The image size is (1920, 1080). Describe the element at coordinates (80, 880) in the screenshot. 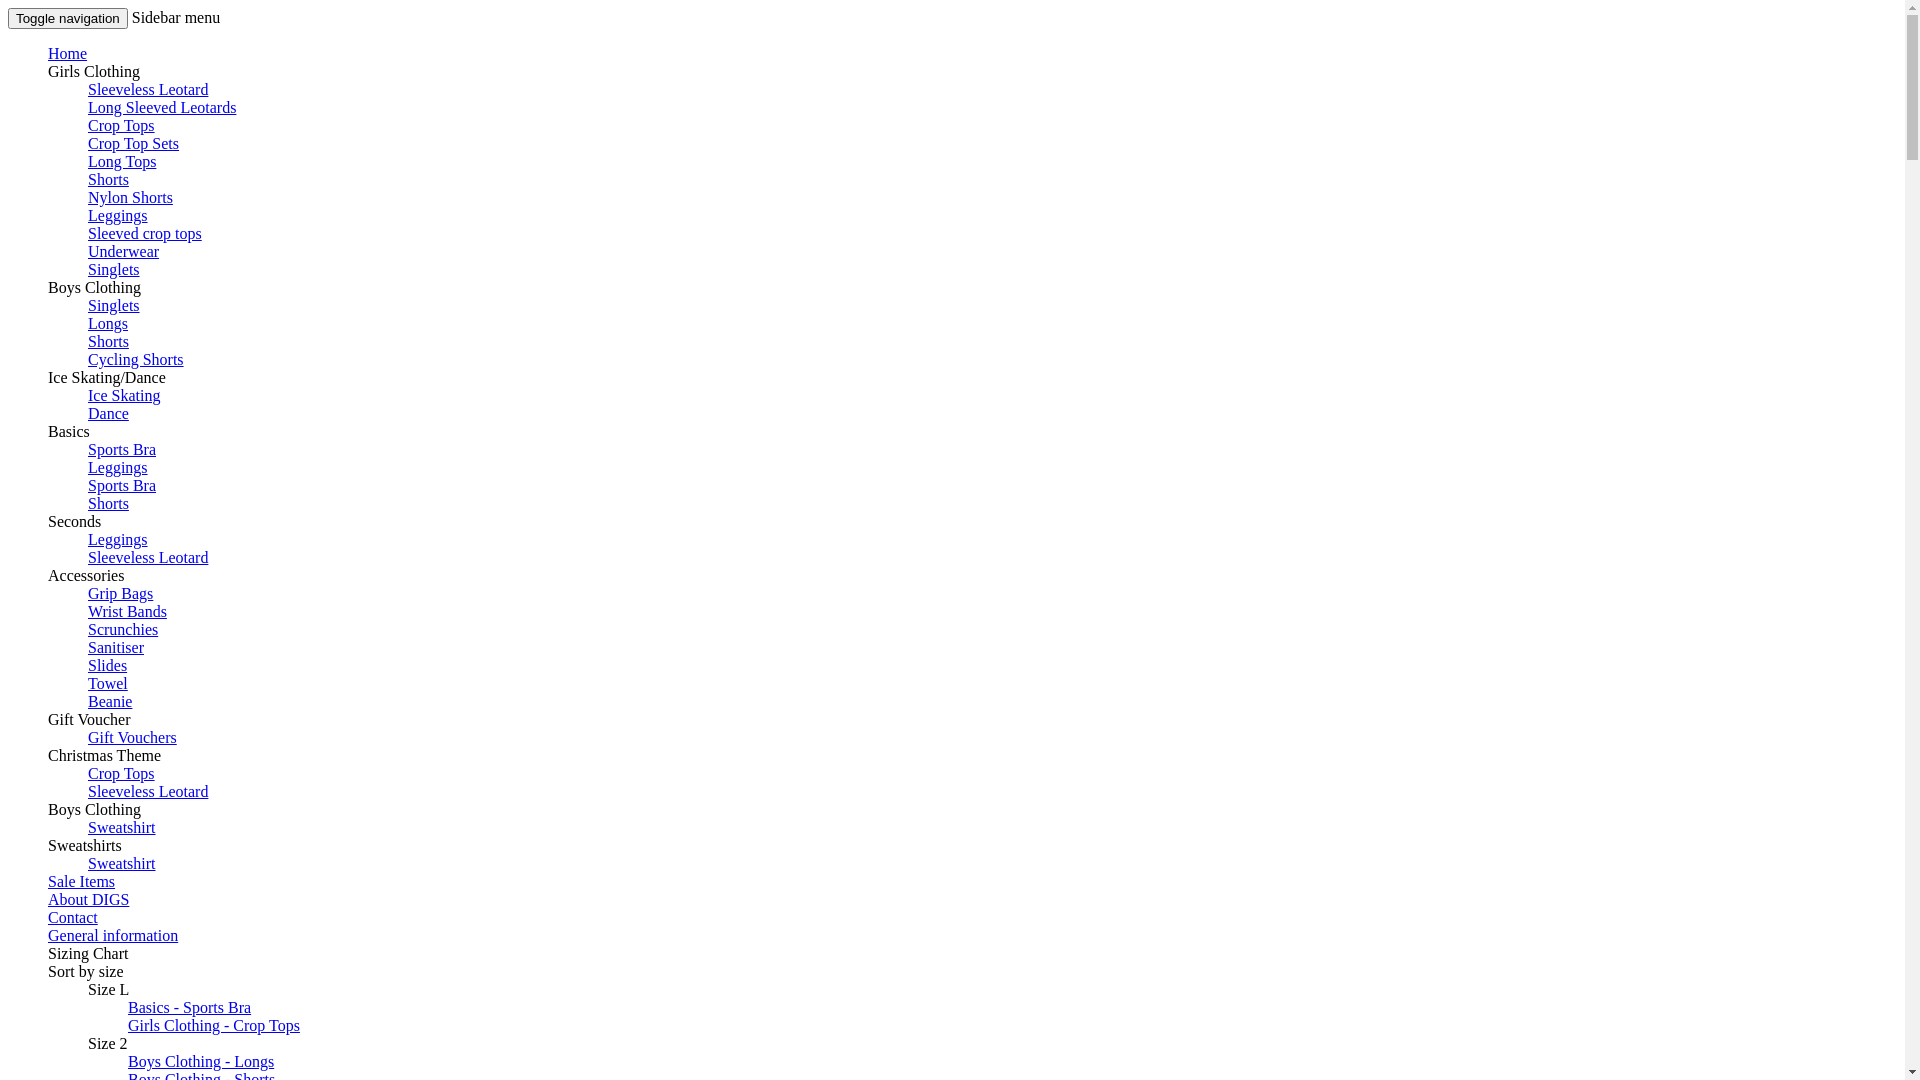

I see `'Sale Items'` at that location.